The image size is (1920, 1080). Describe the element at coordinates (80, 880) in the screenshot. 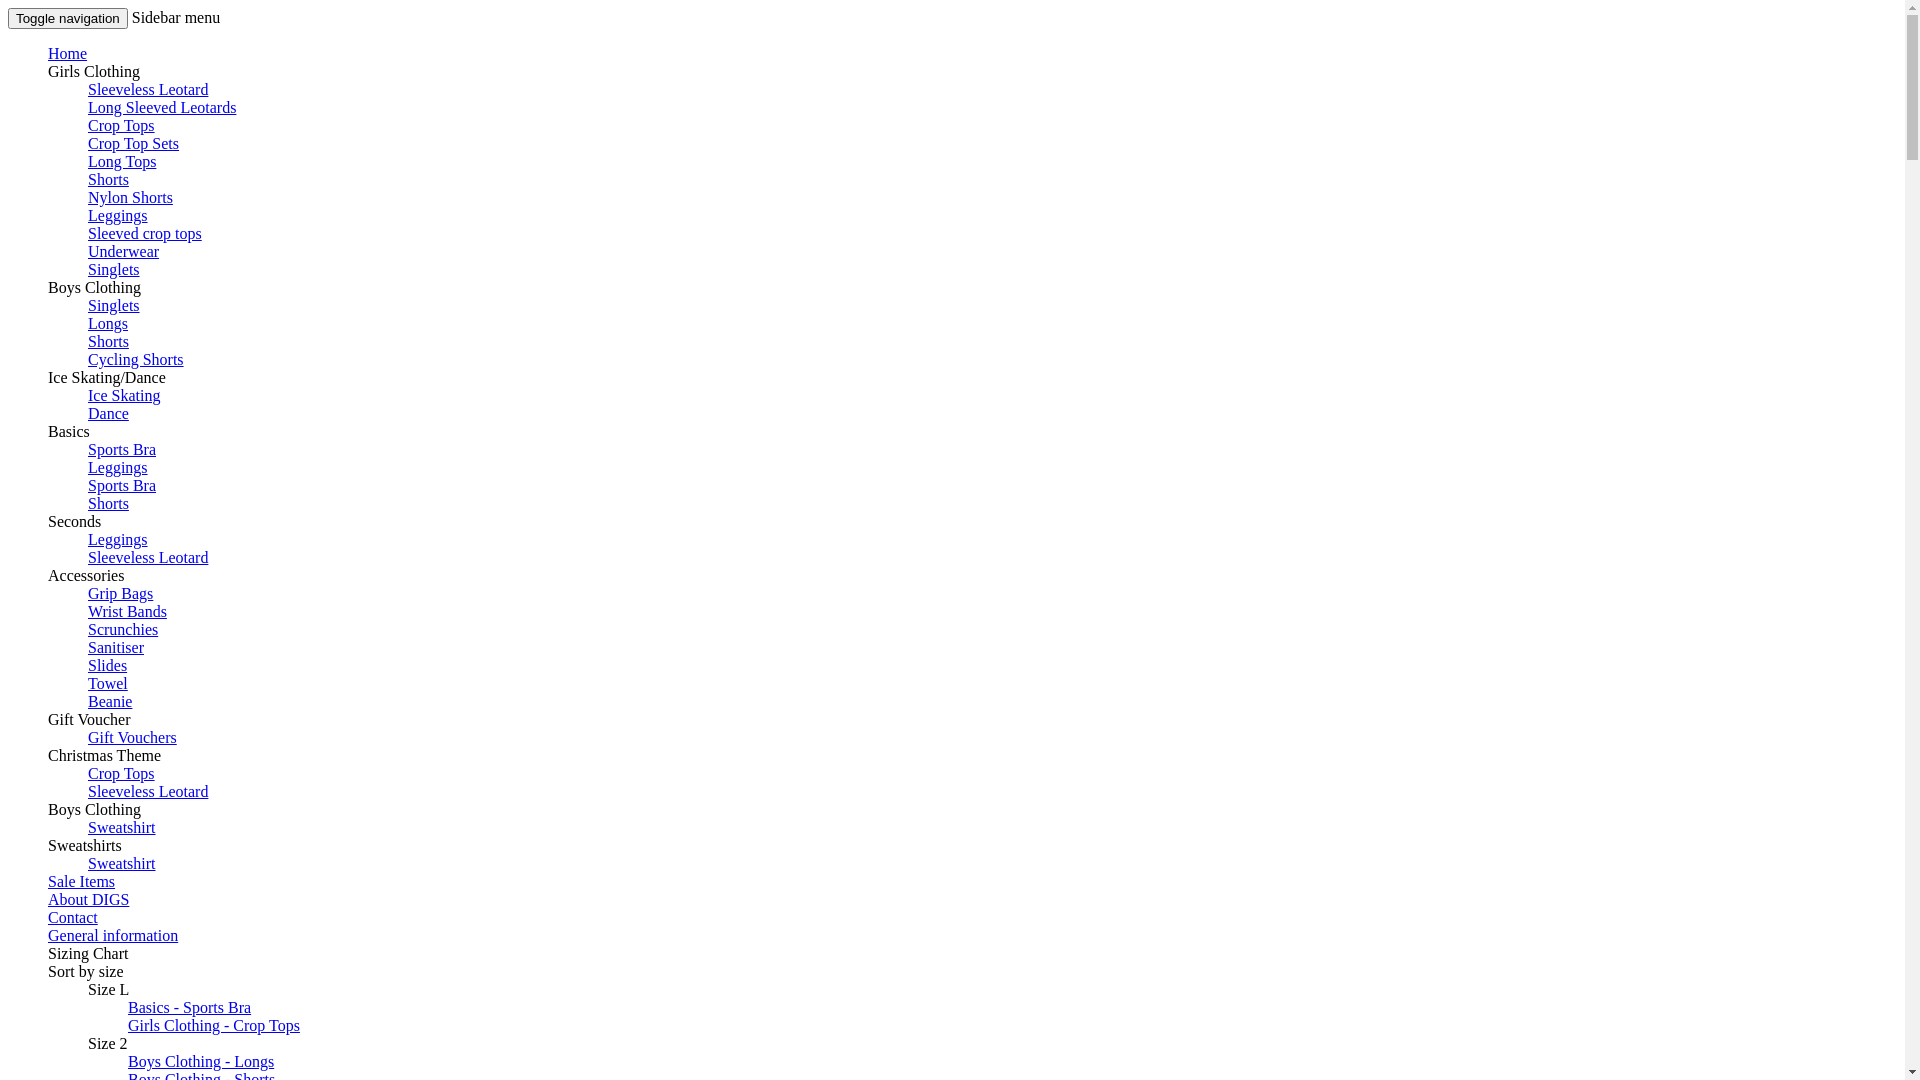

I see `'Sale Items'` at that location.